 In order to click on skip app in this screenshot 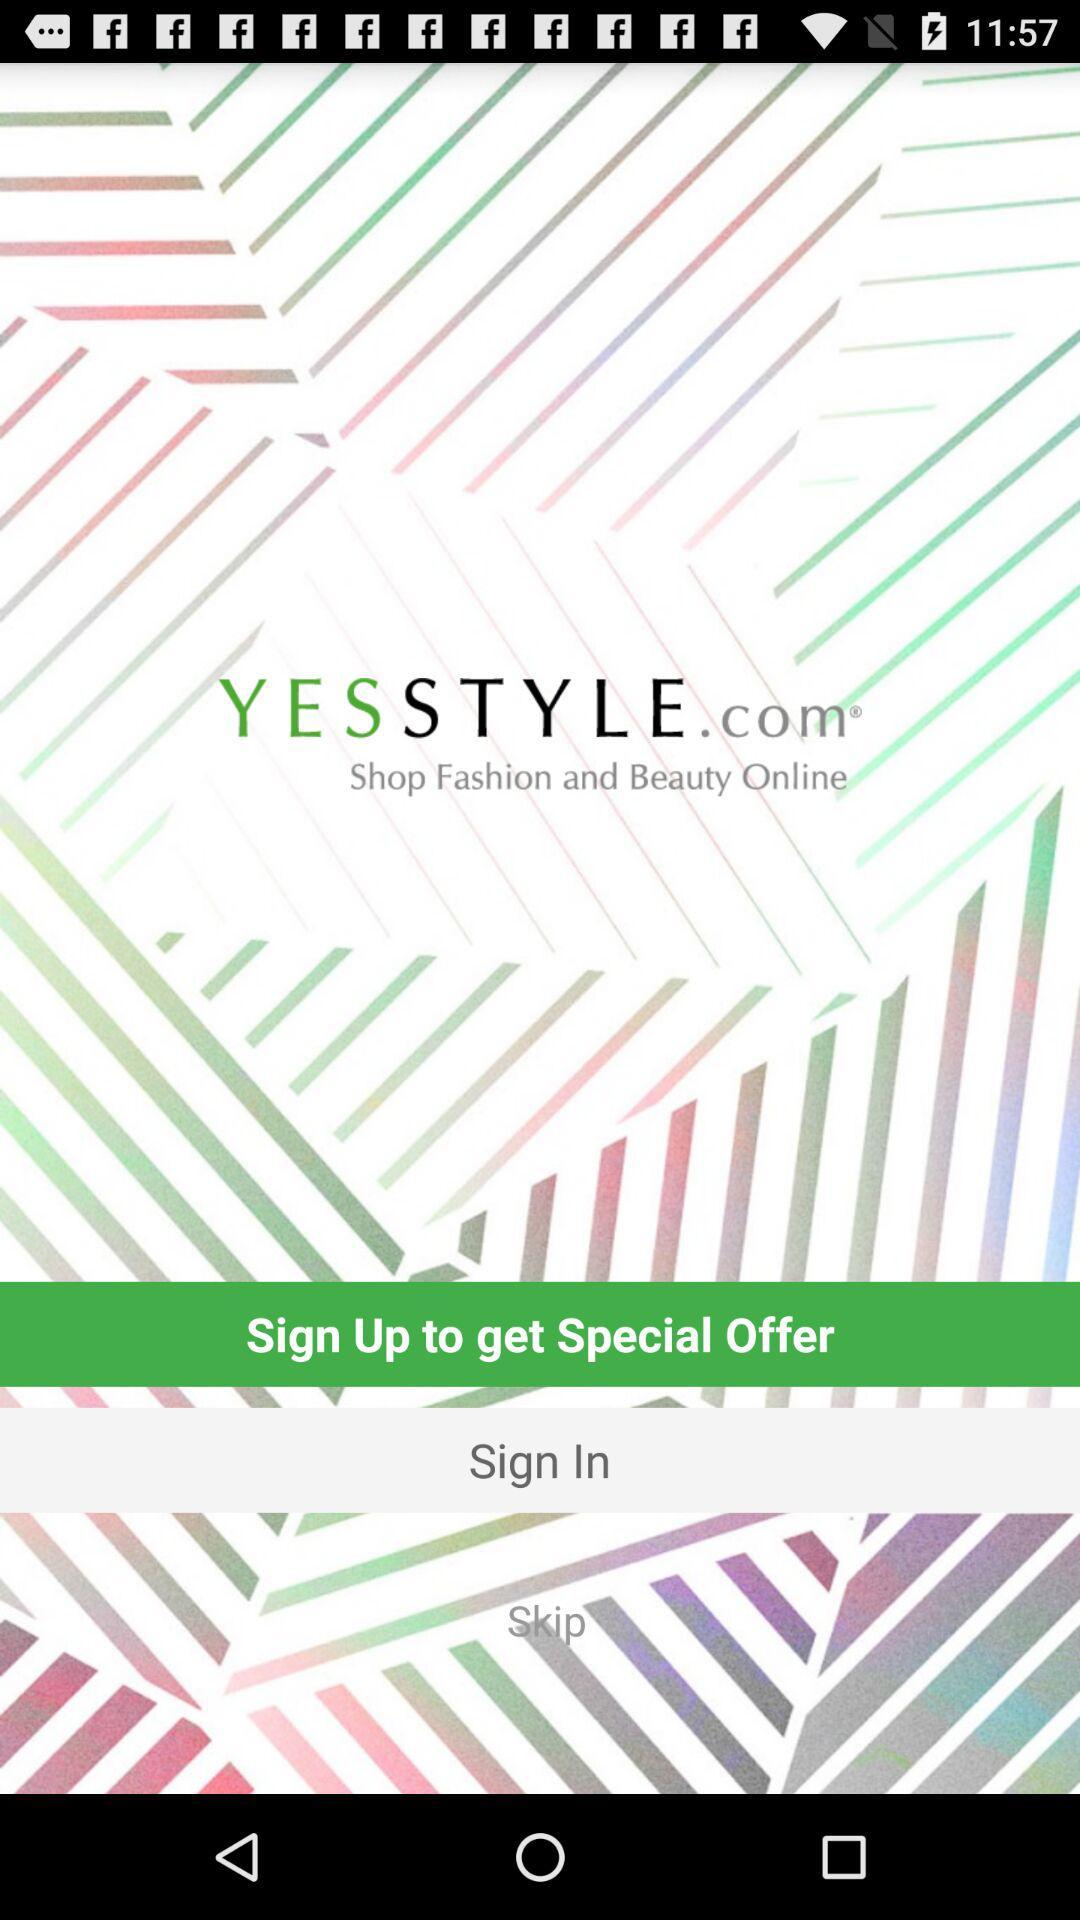, I will do `click(546, 1620)`.